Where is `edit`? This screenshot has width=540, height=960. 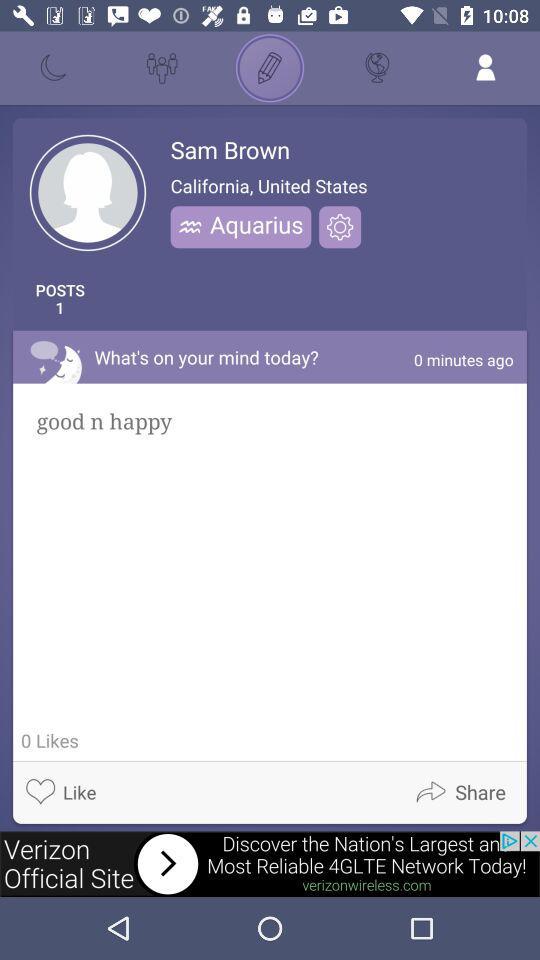
edit is located at coordinates (270, 68).